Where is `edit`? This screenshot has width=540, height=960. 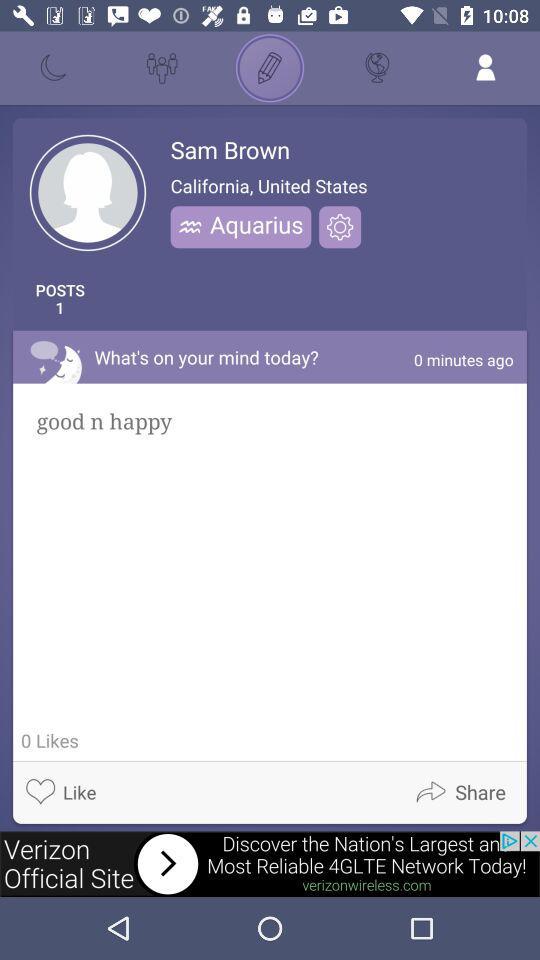
edit is located at coordinates (270, 68).